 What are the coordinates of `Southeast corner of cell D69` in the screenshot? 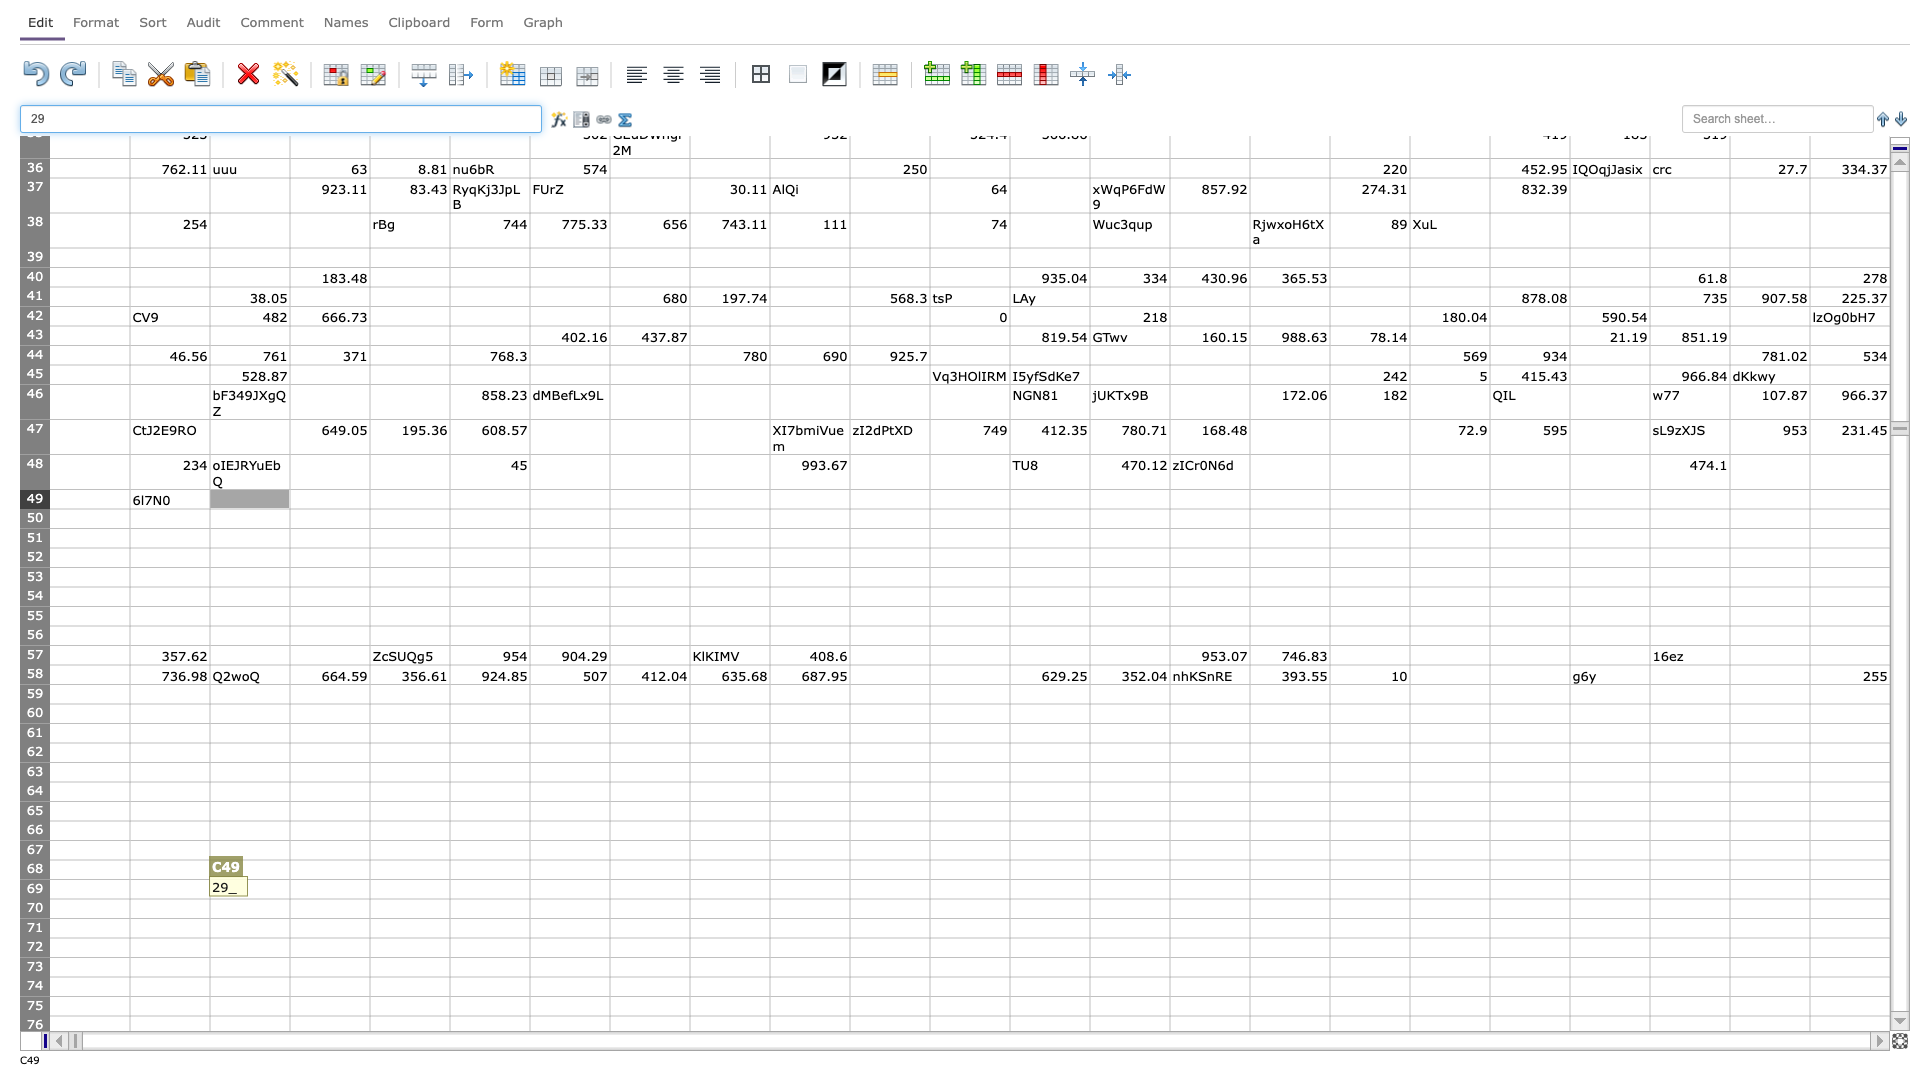 It's located at (369, 897).